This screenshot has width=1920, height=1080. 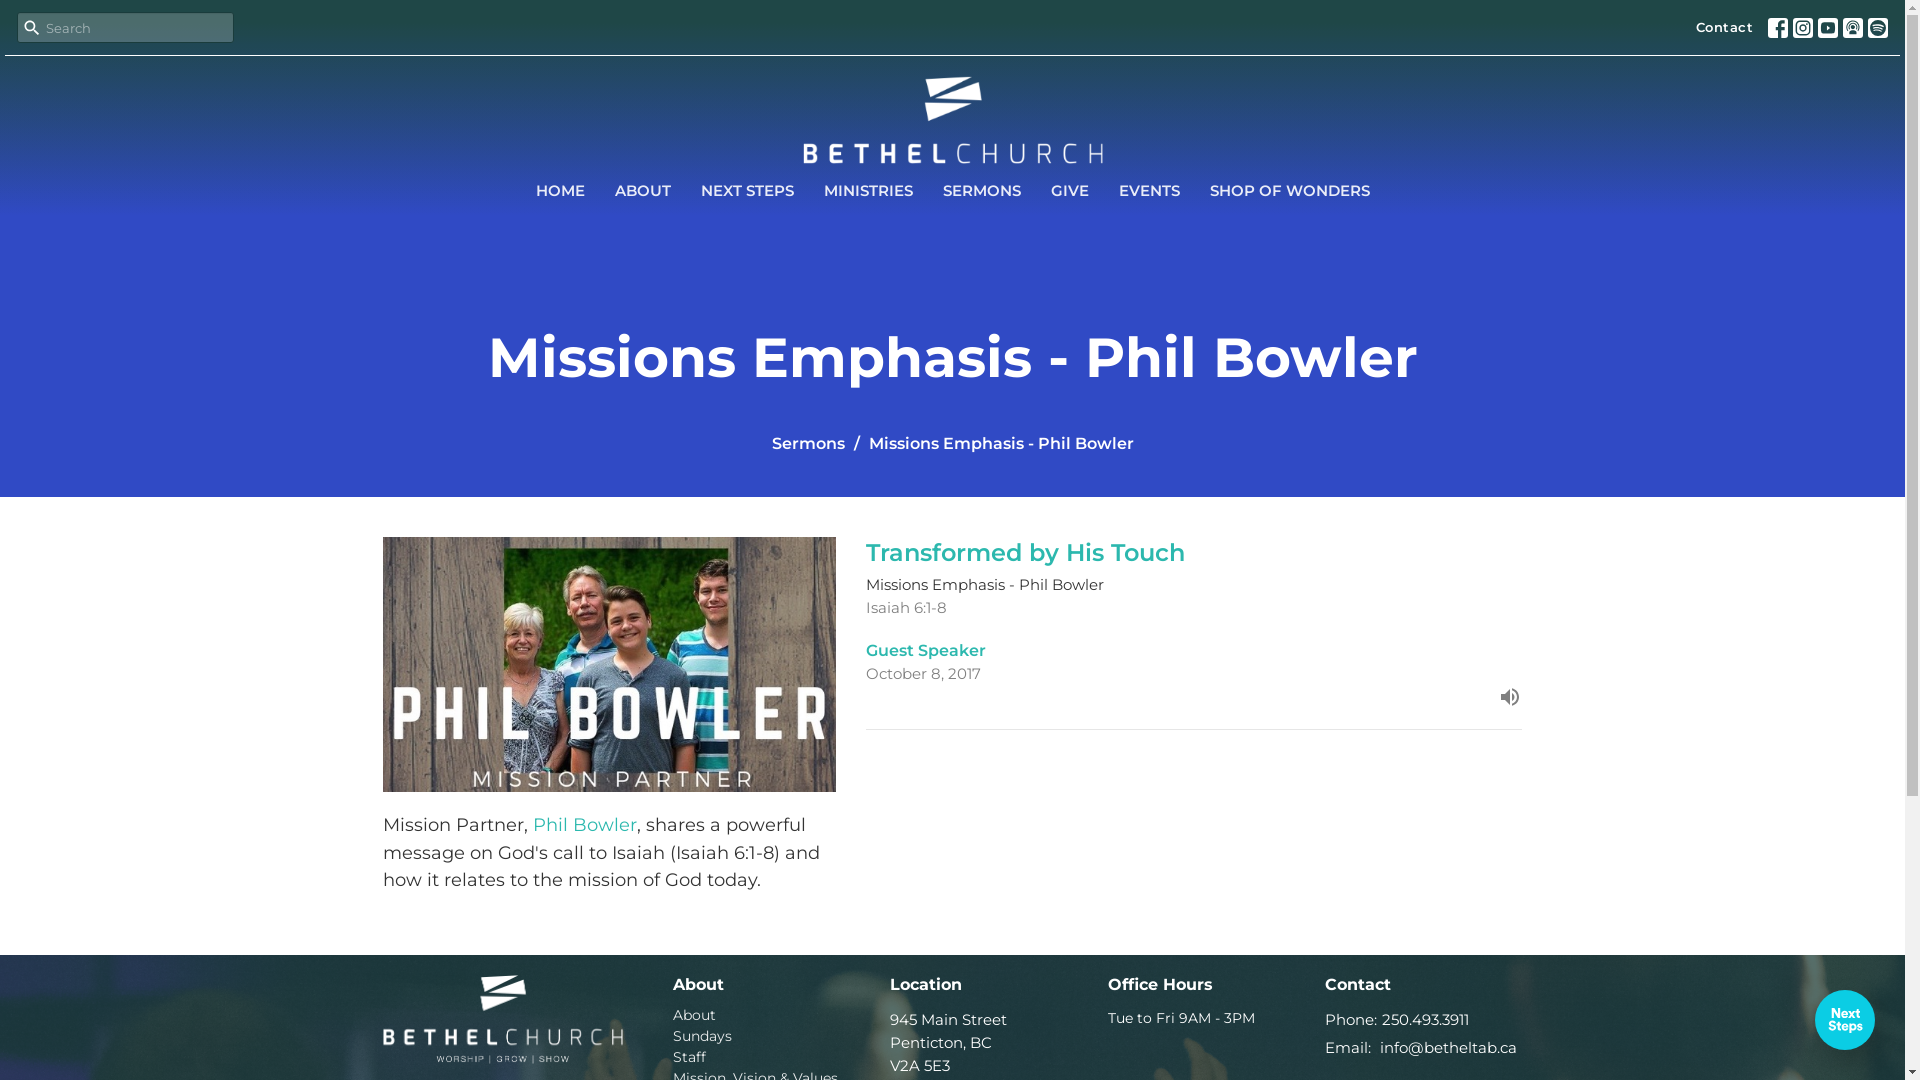 I want to click on 'SERMONS', so click(x=980, y=190).